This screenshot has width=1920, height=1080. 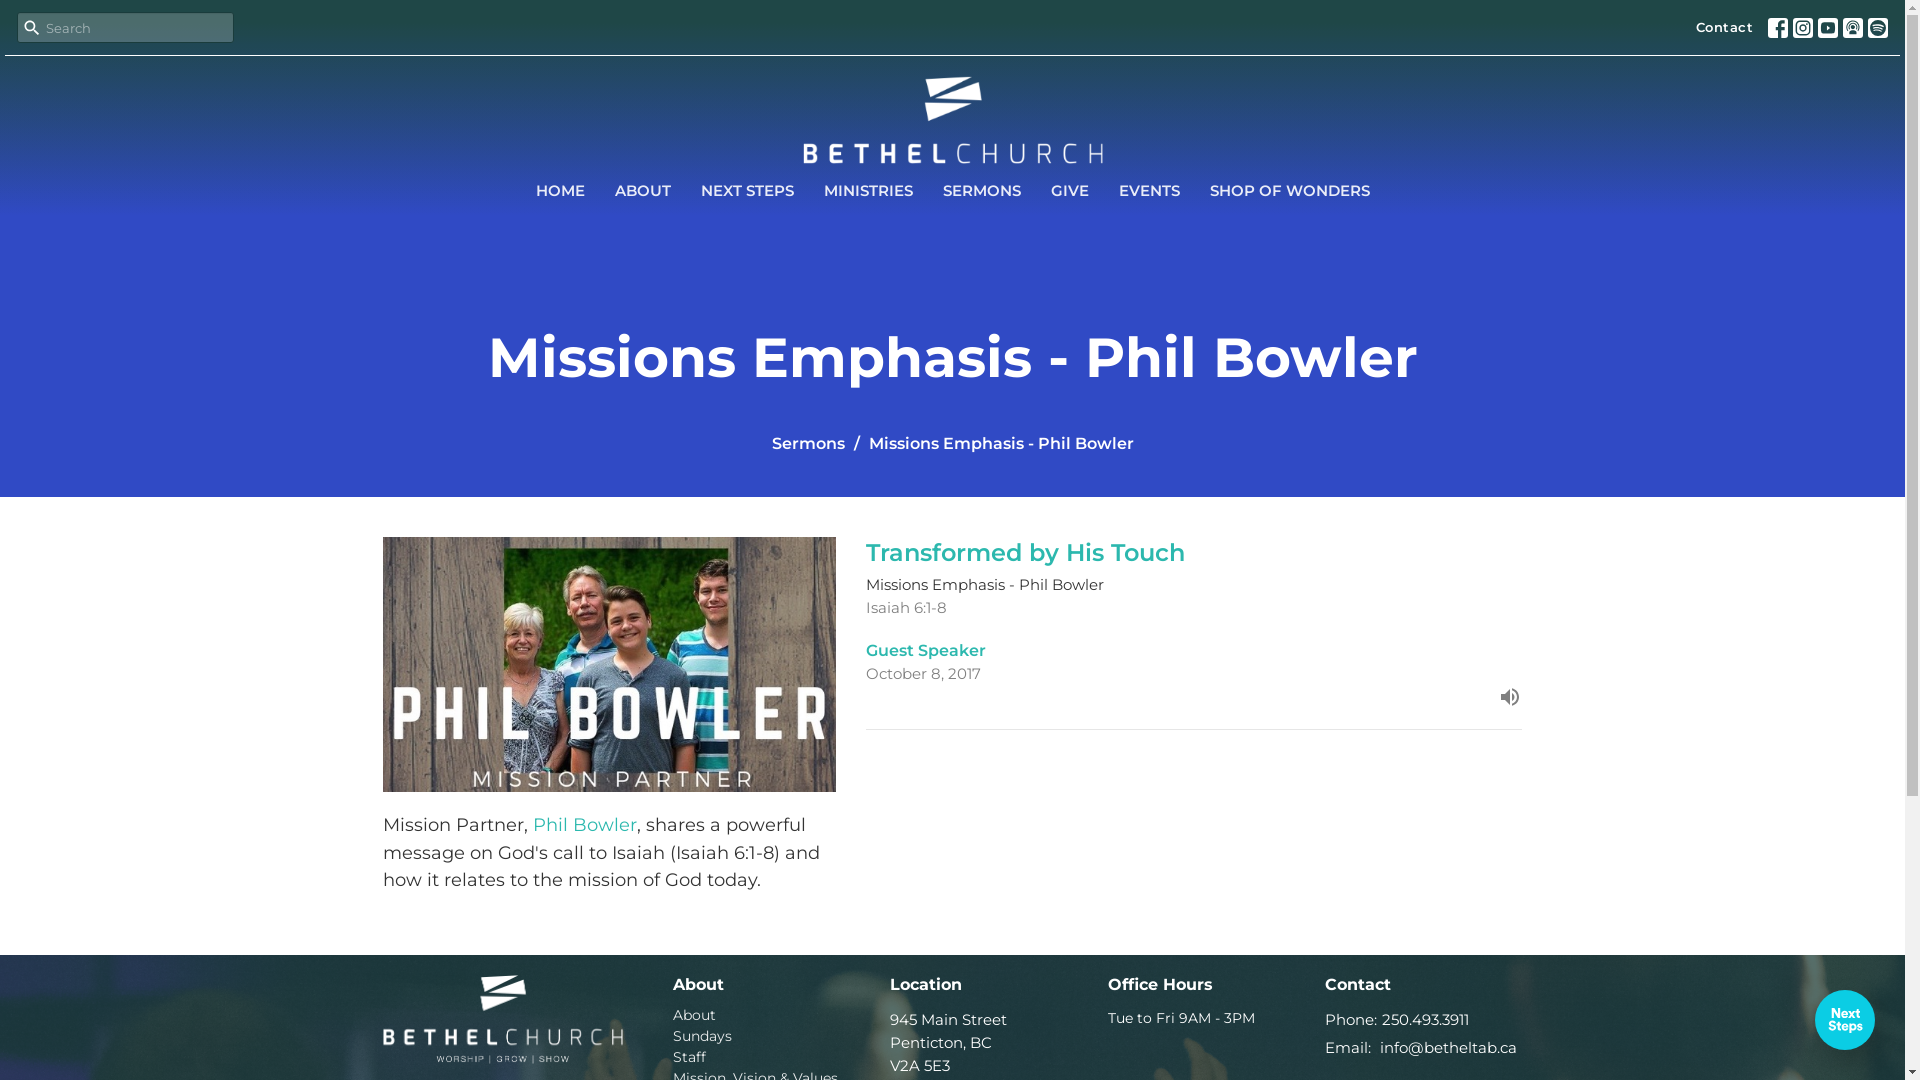 I want to click on 'SERMONS', so click(x=980, y=190).